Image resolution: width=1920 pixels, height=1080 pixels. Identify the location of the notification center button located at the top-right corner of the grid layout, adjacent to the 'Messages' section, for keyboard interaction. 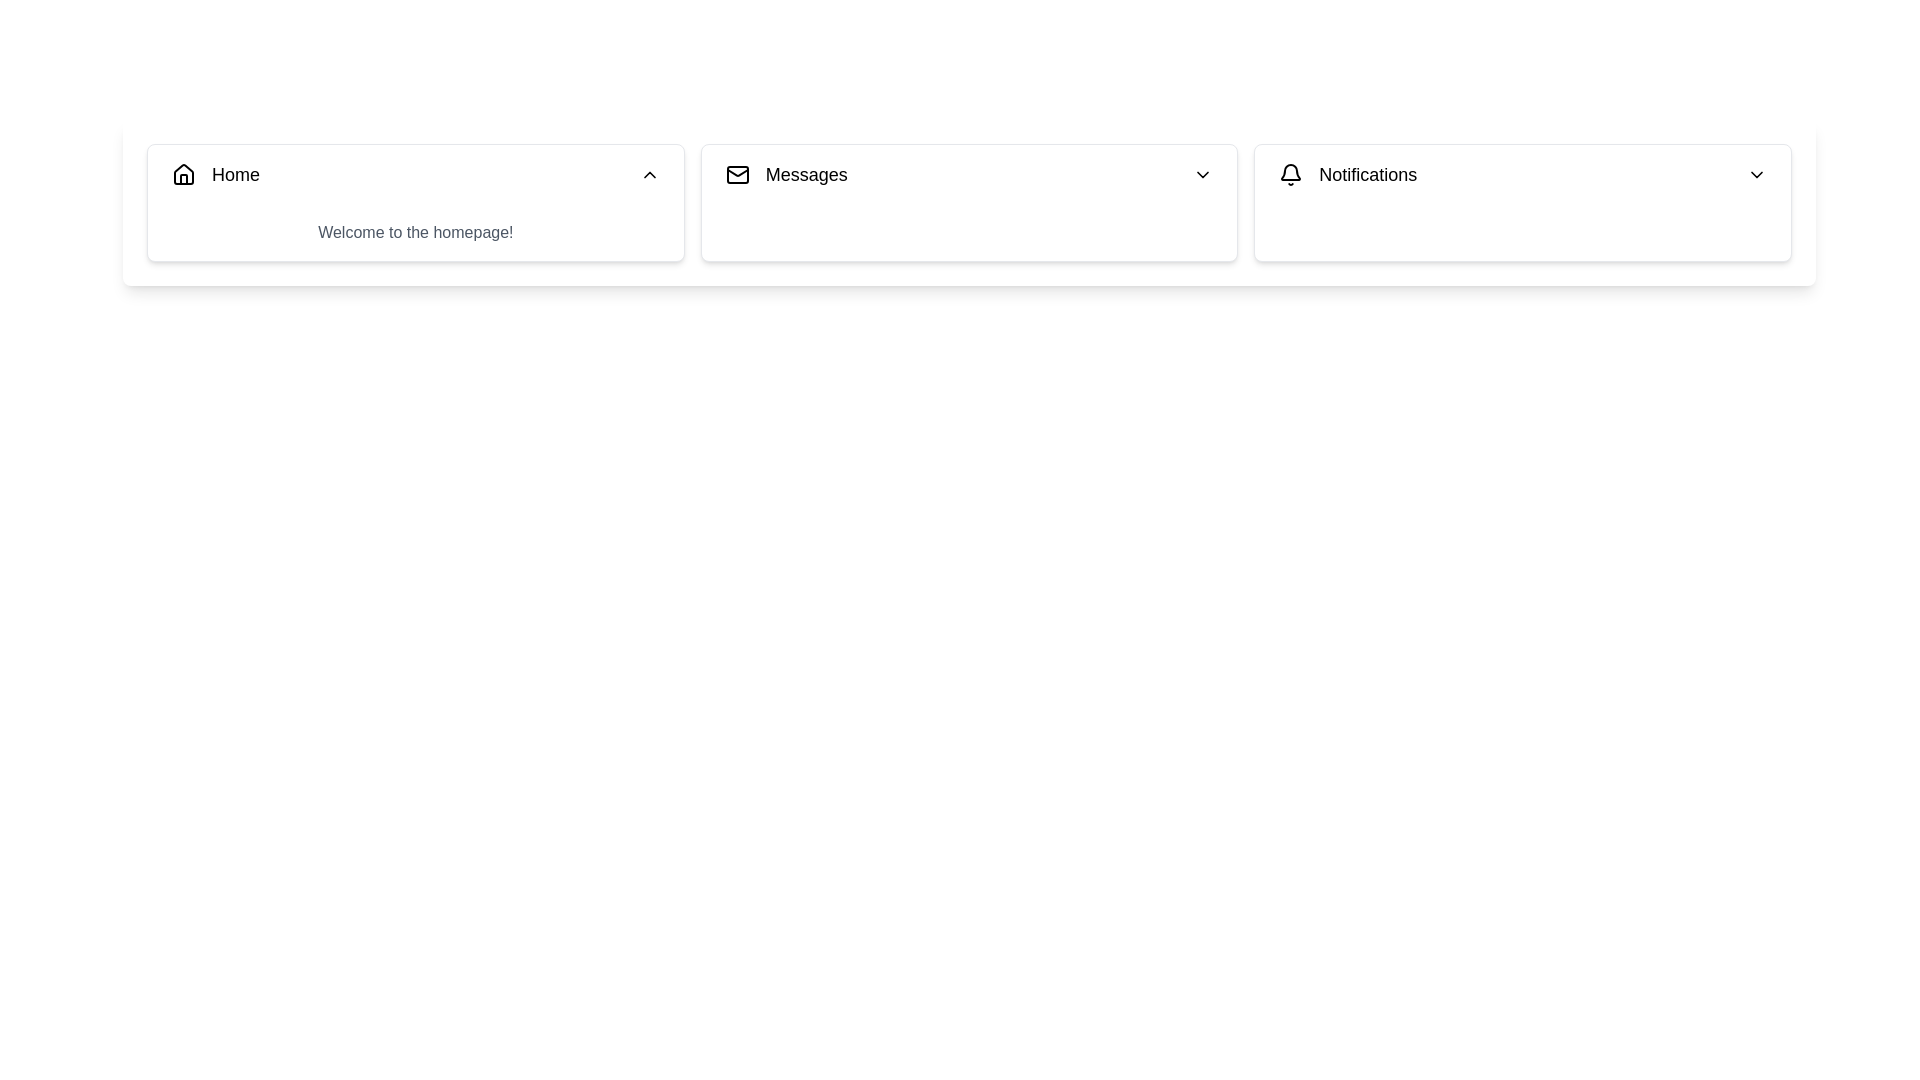
(1522, 203).